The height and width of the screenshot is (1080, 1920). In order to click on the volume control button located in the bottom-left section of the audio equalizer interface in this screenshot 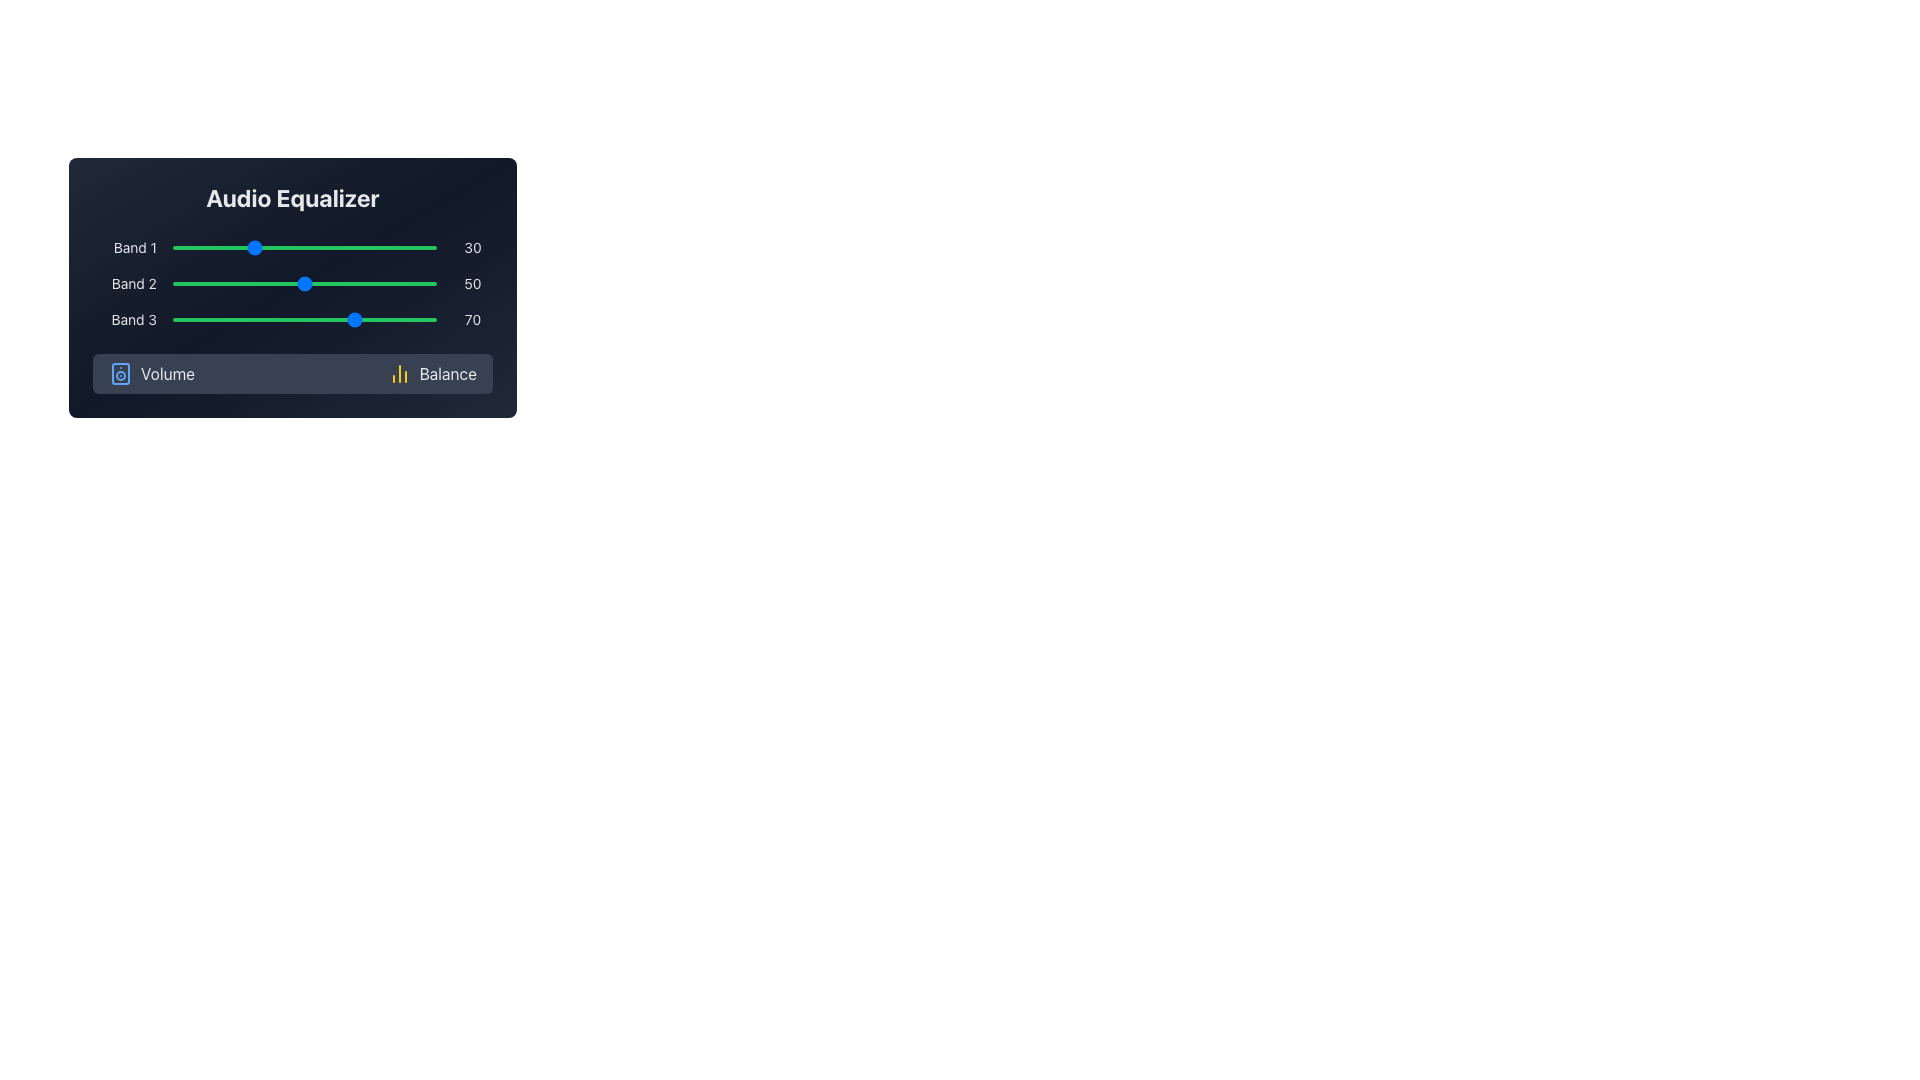, I will do `click(151, 374)`.